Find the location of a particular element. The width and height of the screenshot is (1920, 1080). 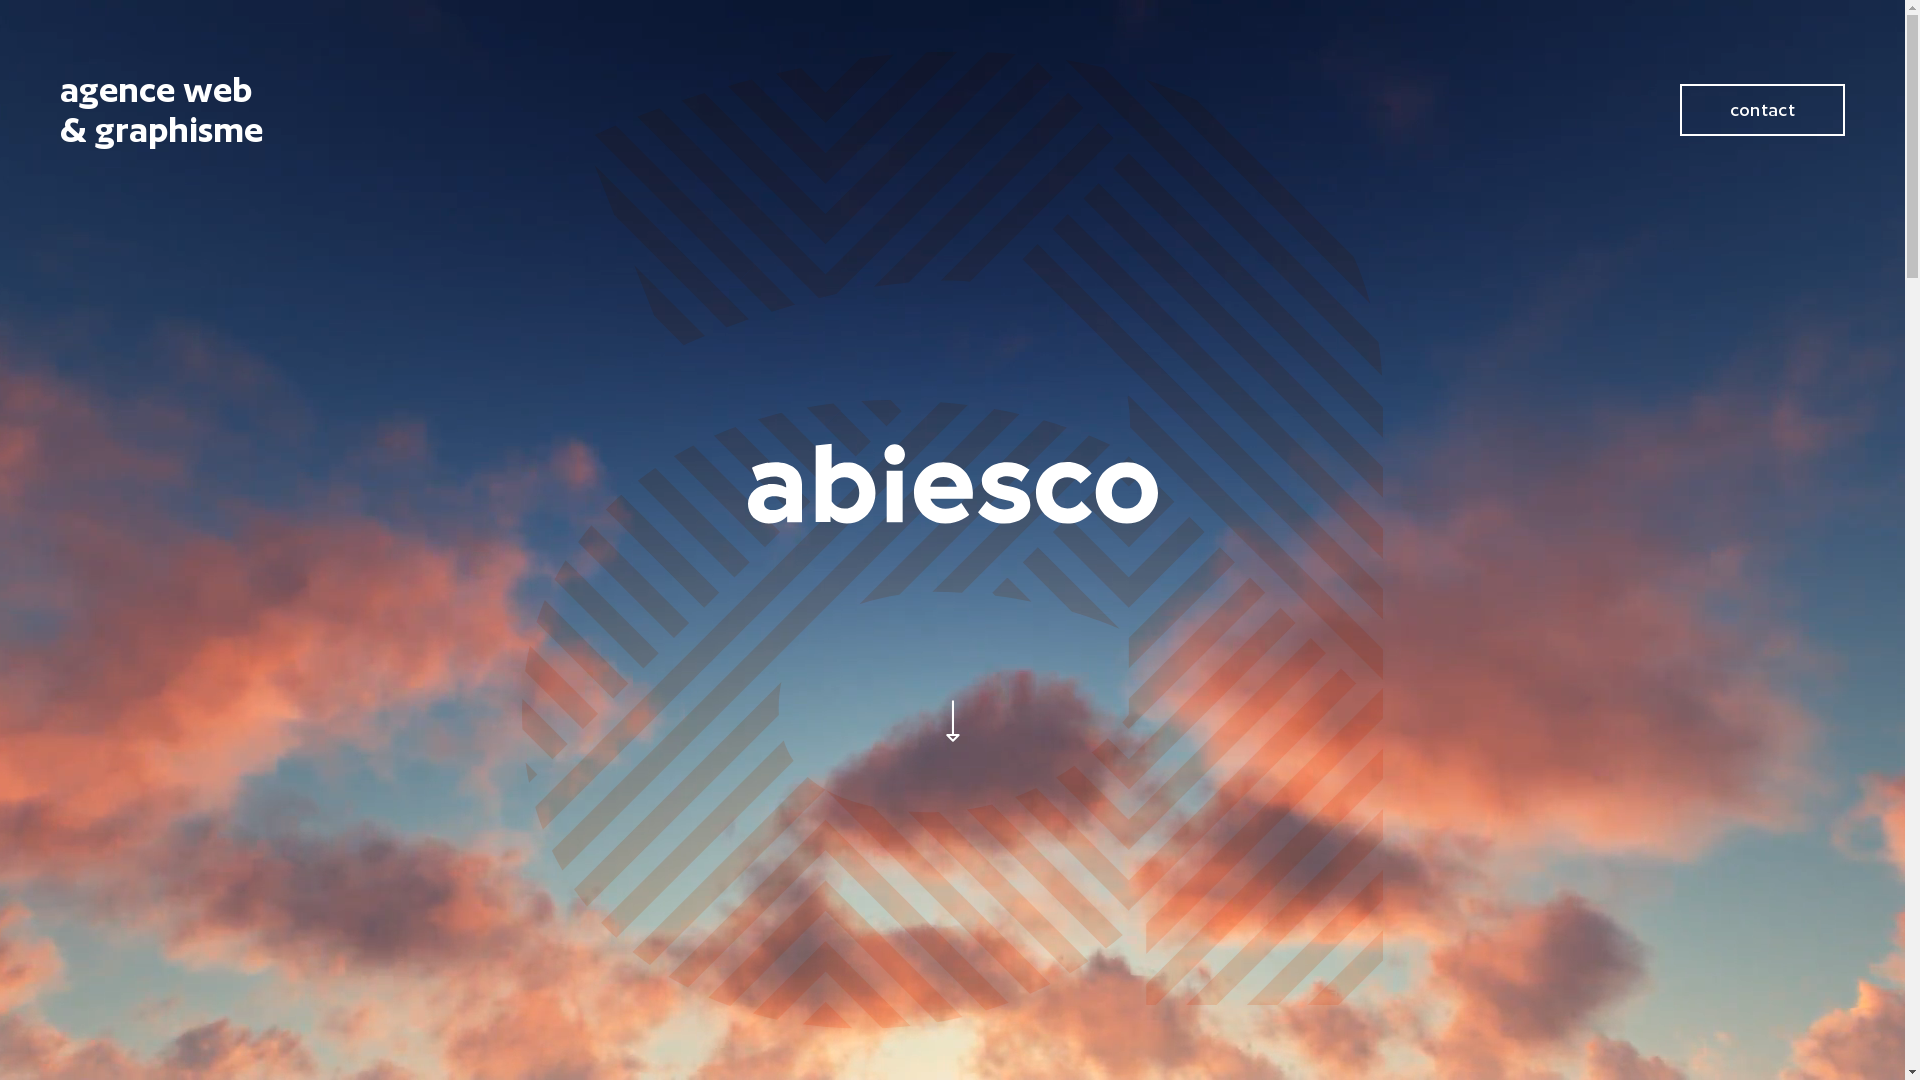

'contact' is located at coordinates (1762, 110).